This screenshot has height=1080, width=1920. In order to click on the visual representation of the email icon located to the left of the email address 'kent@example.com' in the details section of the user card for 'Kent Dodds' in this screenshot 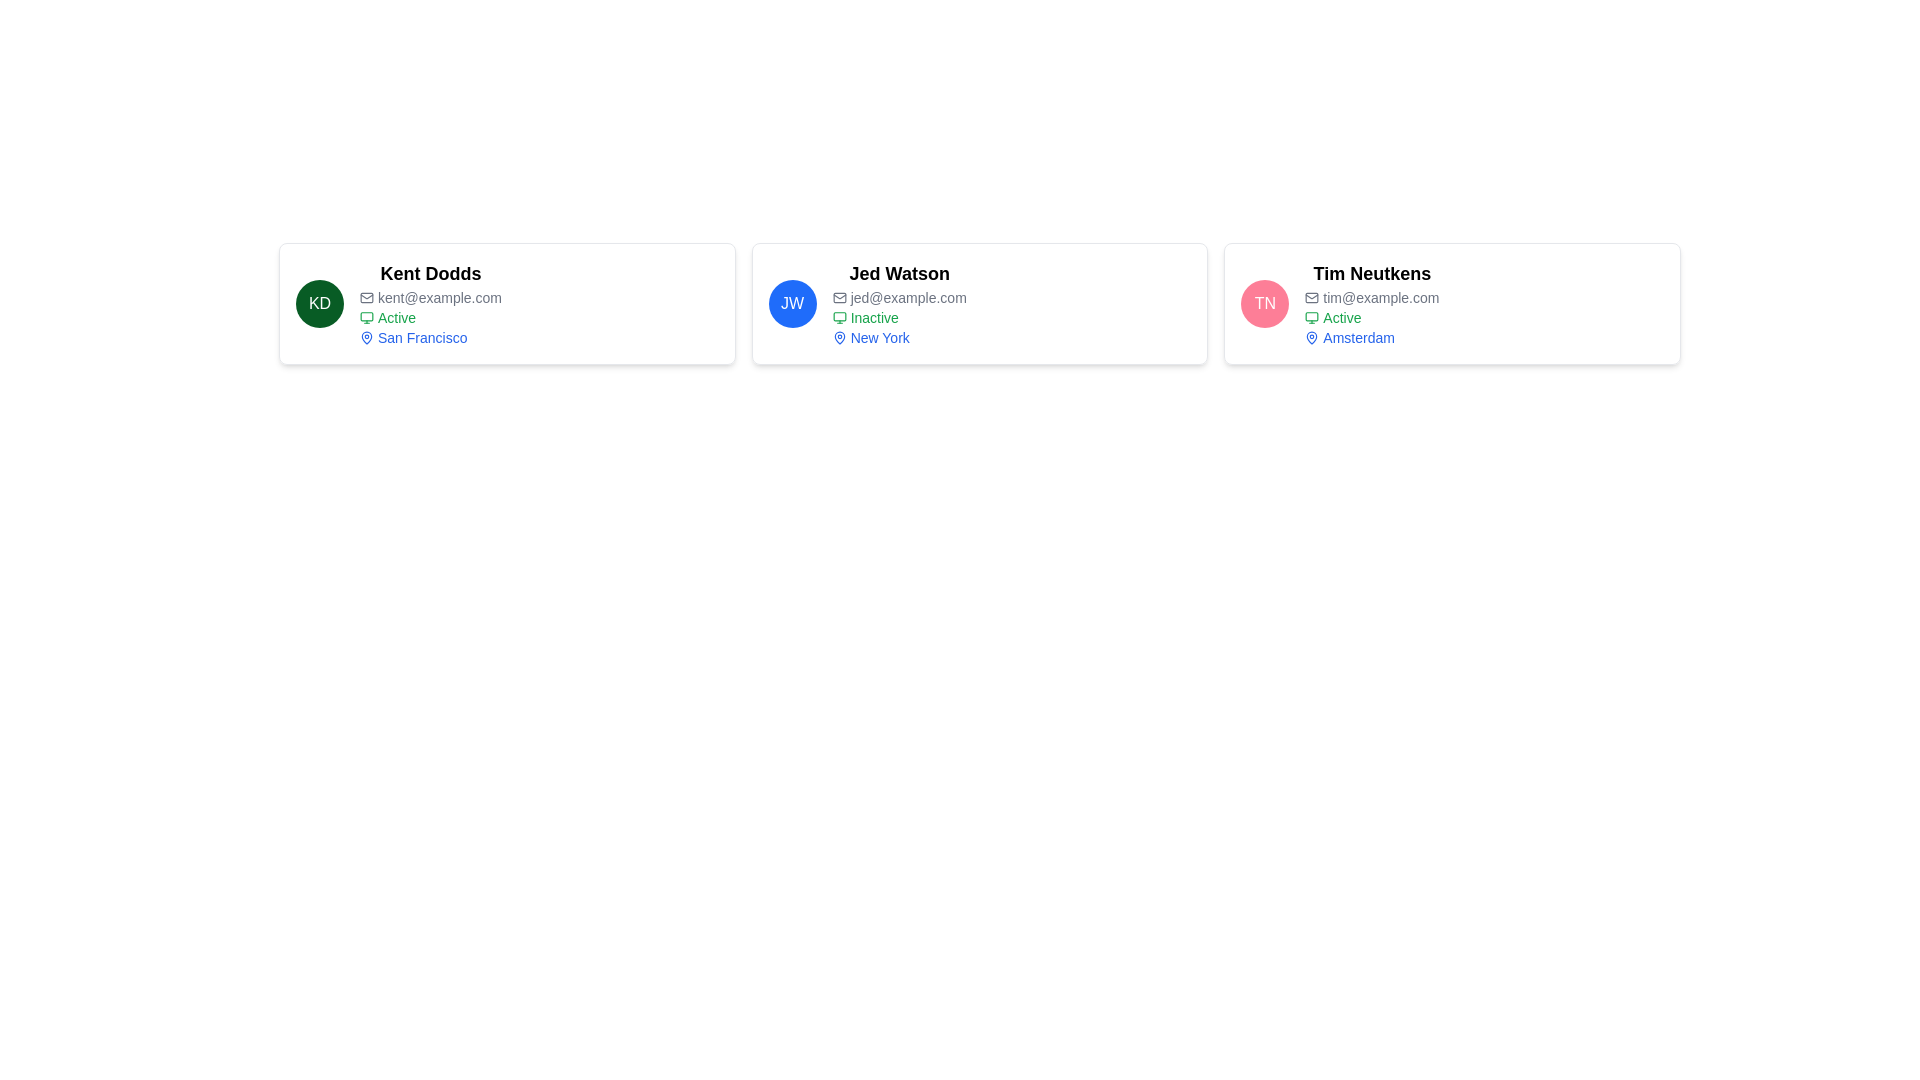, I will do `click(366, 297)`.